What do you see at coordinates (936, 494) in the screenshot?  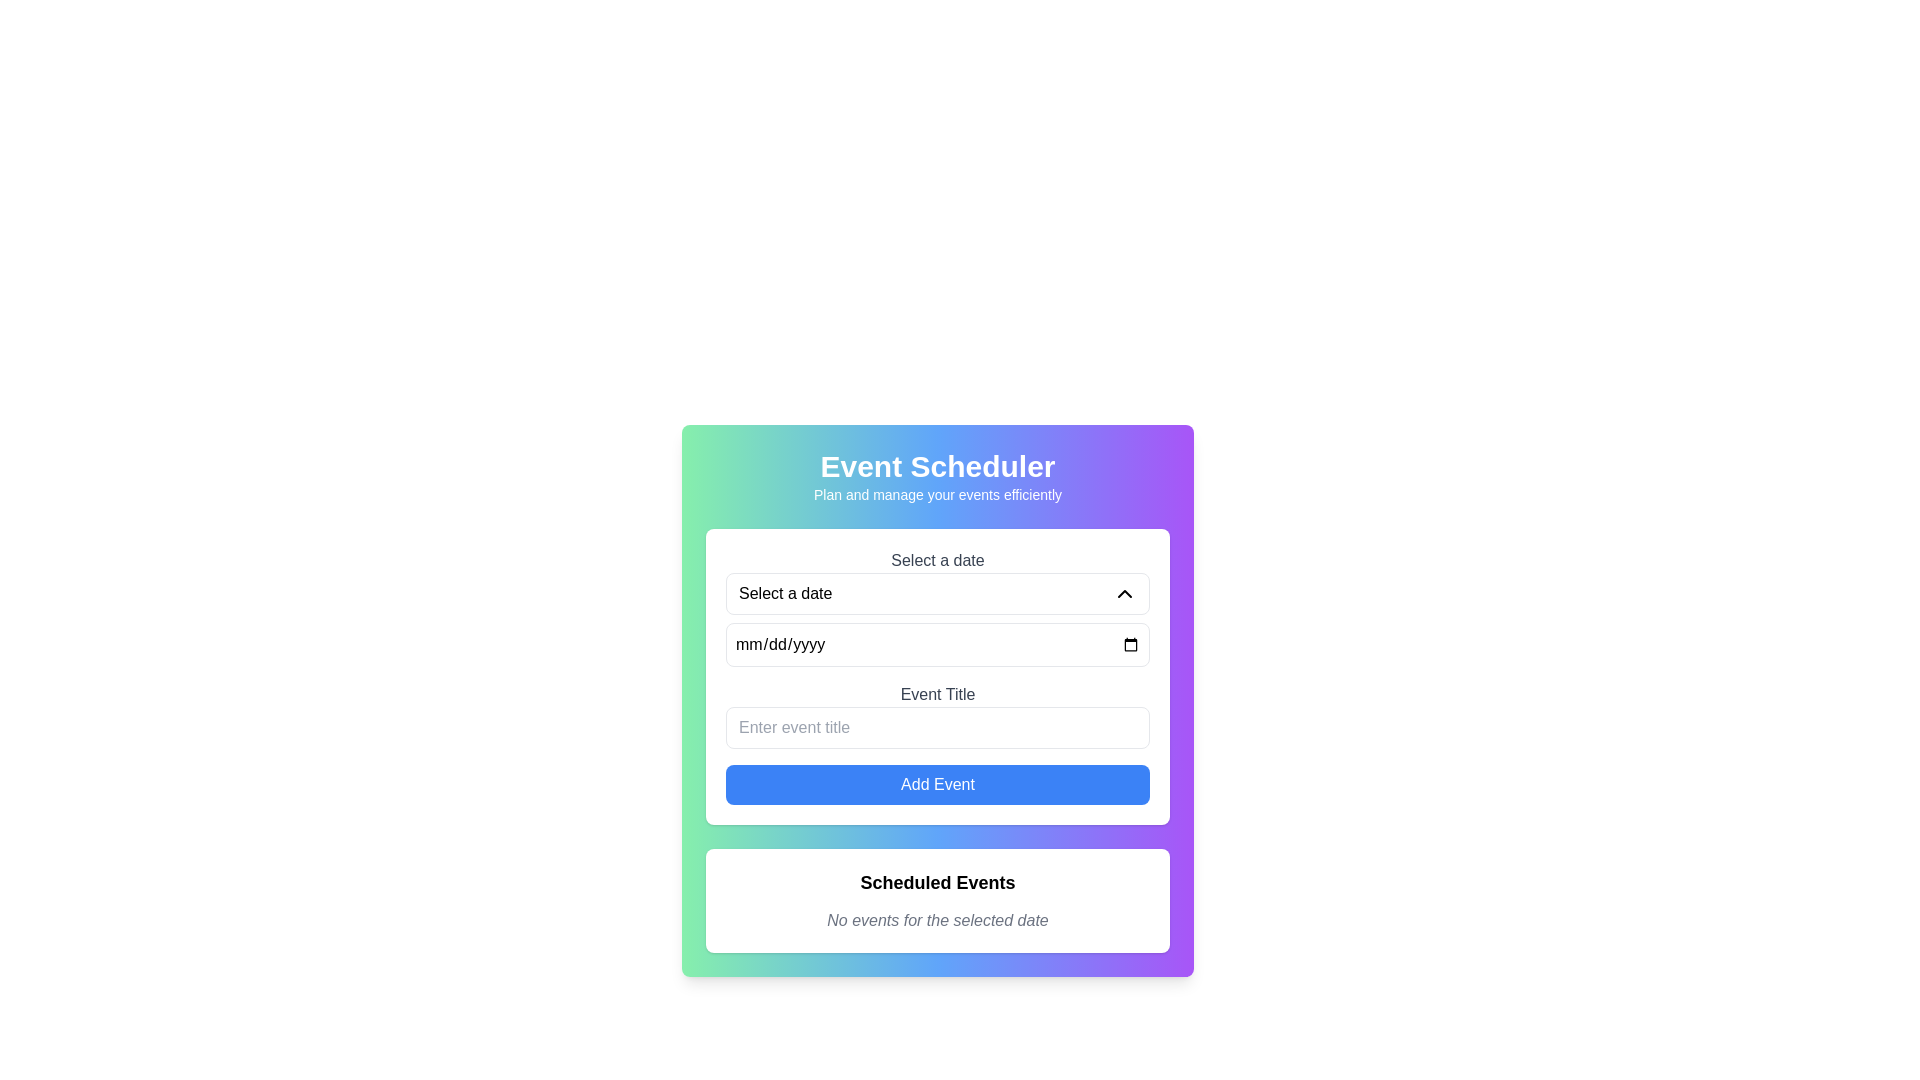 I see `static text label positioned beneath the 'Event Scheduler' header, which provides additional context and guidance about the purpose of the Event Scheduler` at bounding box center [936, 494].